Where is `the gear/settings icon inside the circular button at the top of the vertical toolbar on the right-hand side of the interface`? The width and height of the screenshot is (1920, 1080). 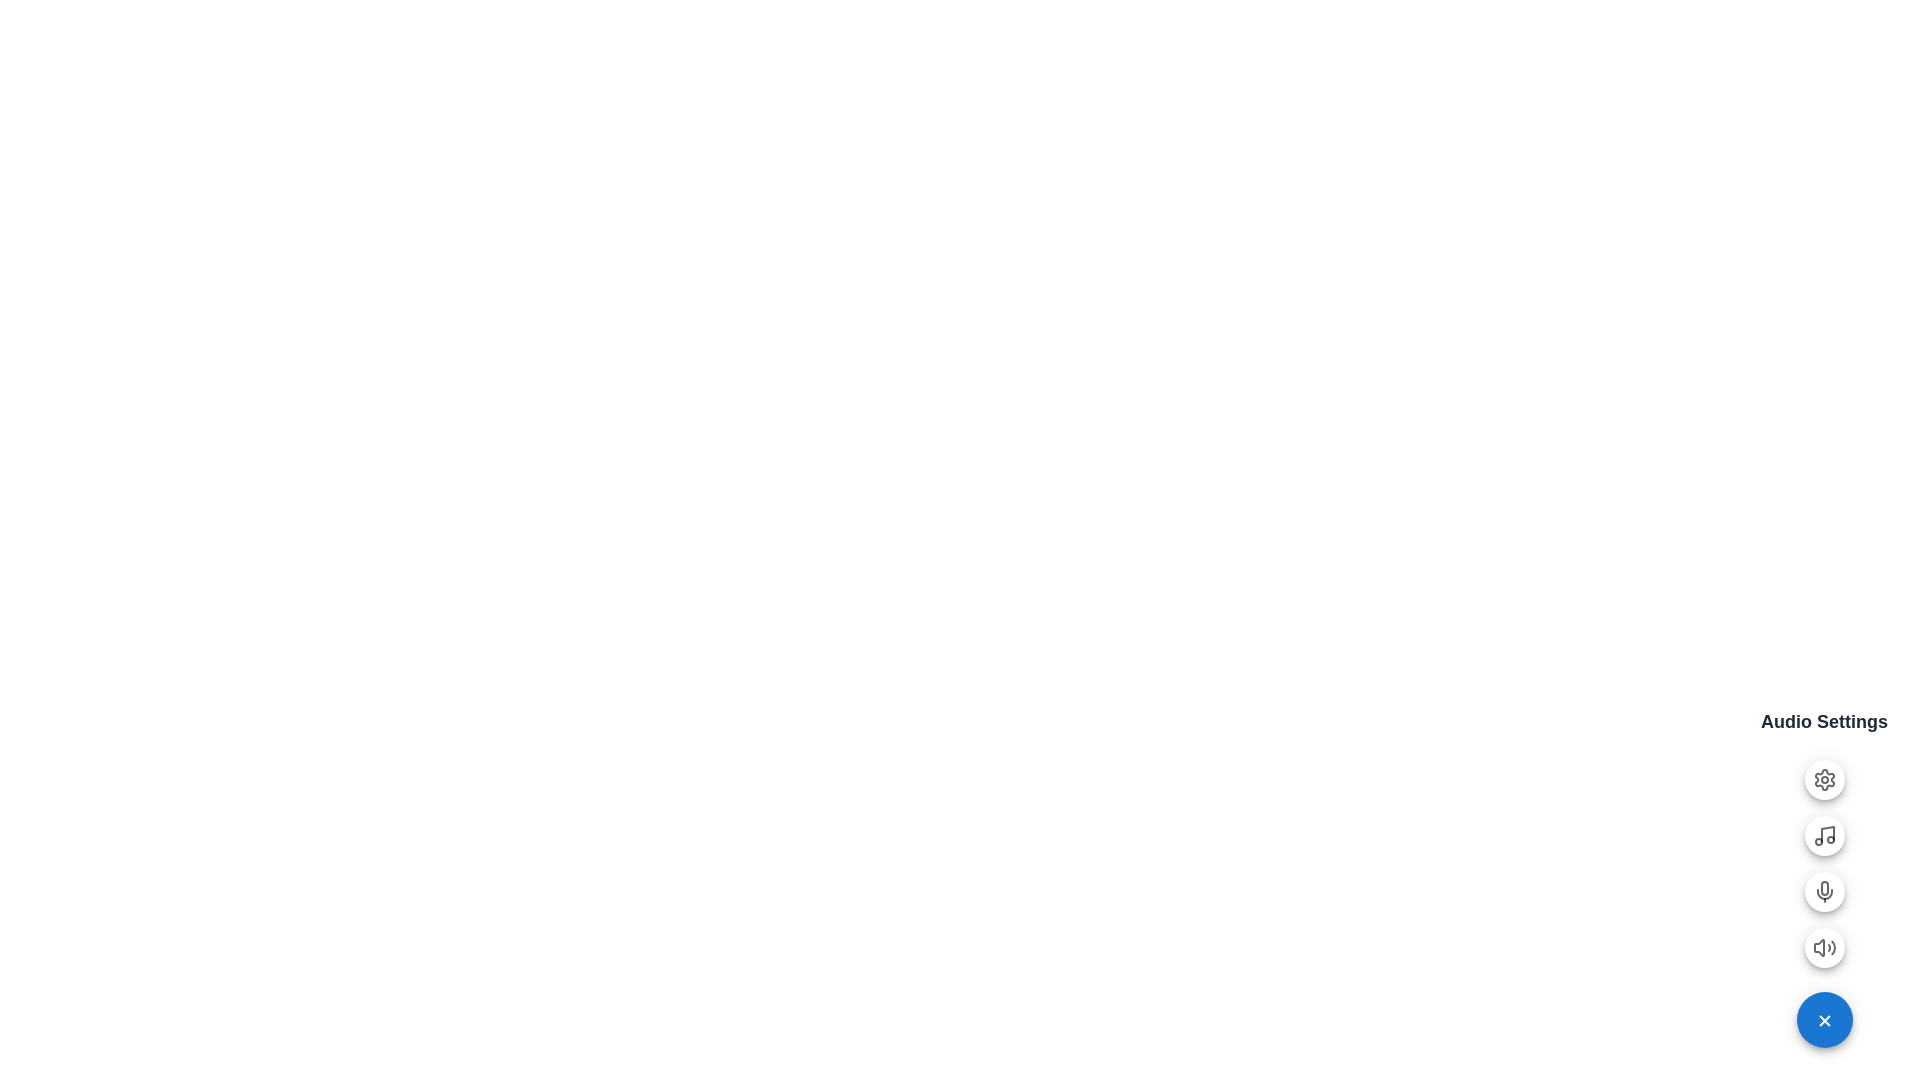
the gear/settings icon inside the circular button at the top of the vertical toolbar on the right-hand side of the interface is located at coordinates (1824, 778).